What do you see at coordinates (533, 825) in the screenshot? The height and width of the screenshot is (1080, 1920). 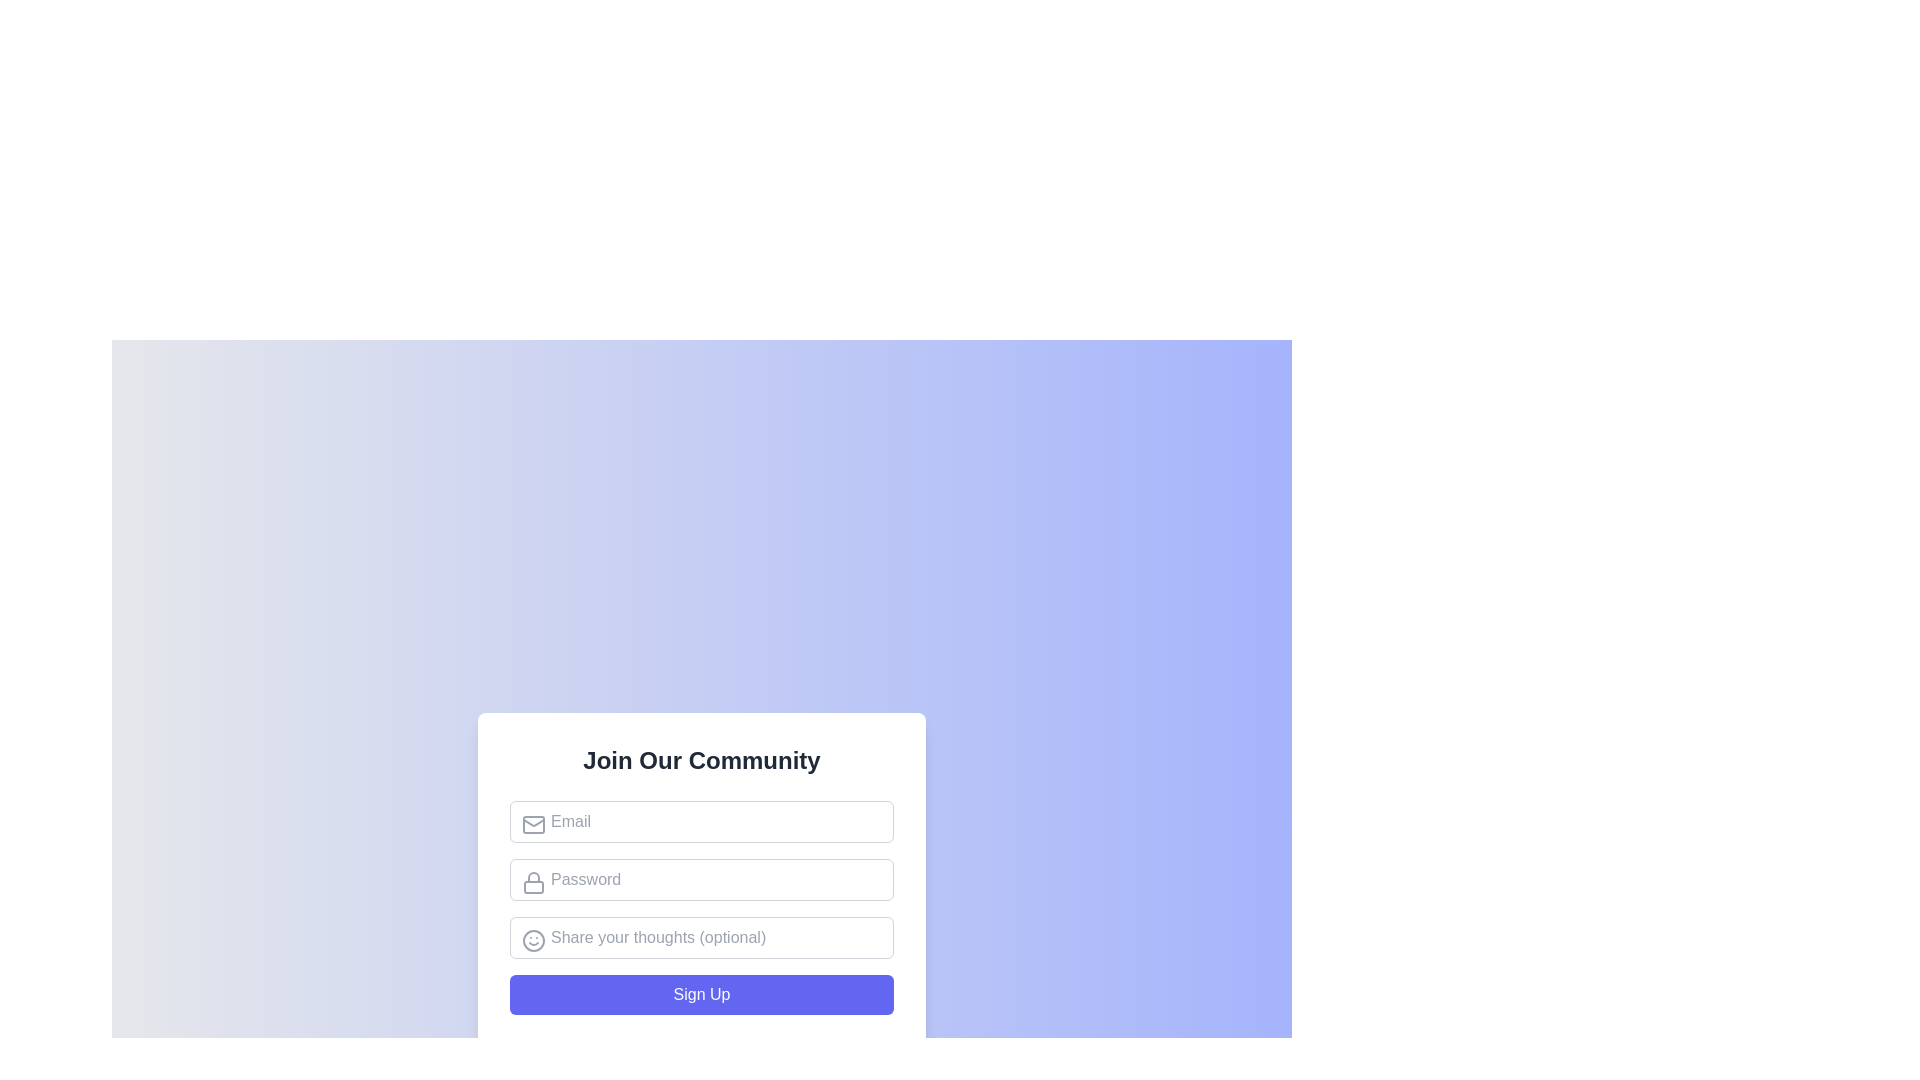 I see `the gray envelope icon located on the left side of the 'Email' input field in the 'Join Our Community' form` at bounding box center [533, 825].